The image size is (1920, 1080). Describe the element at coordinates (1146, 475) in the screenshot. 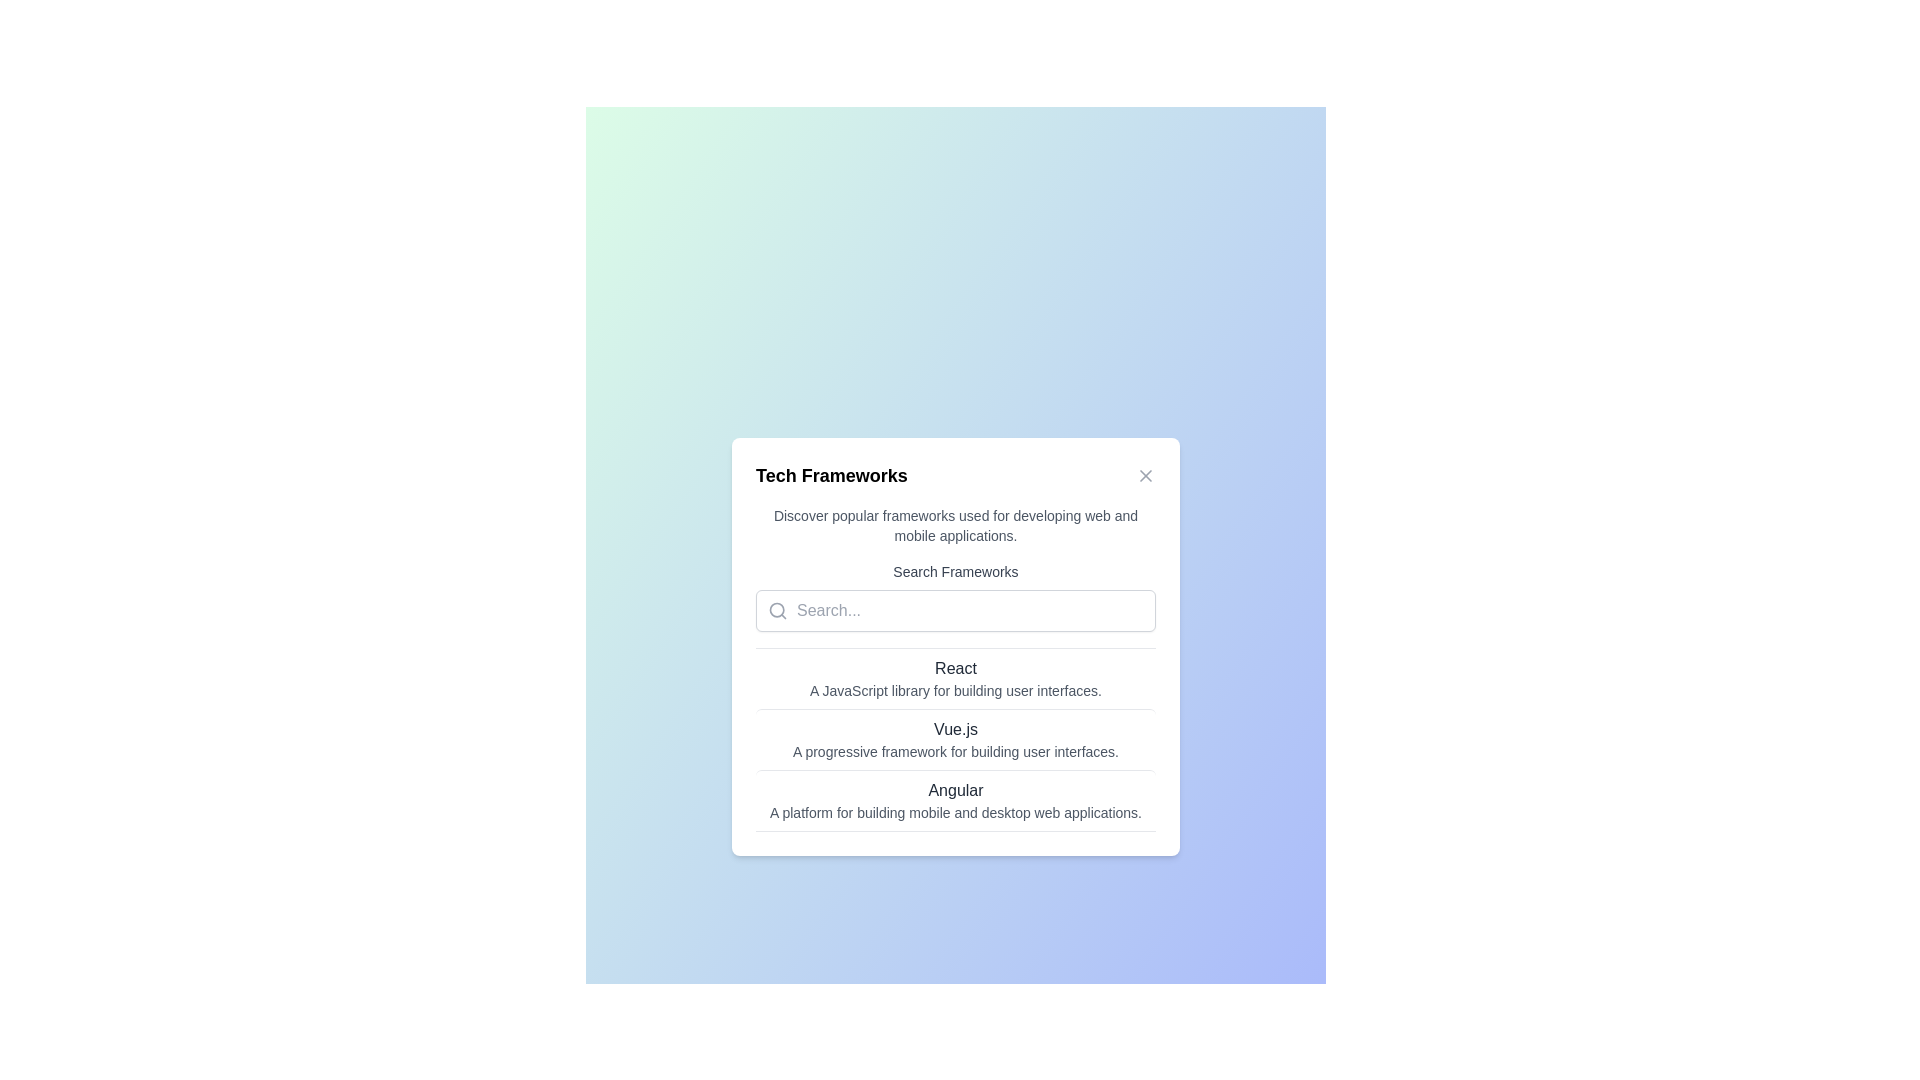

I see `the close button located on the far right of the header bar for the 'Tech Frameworks' dialog` at that location.